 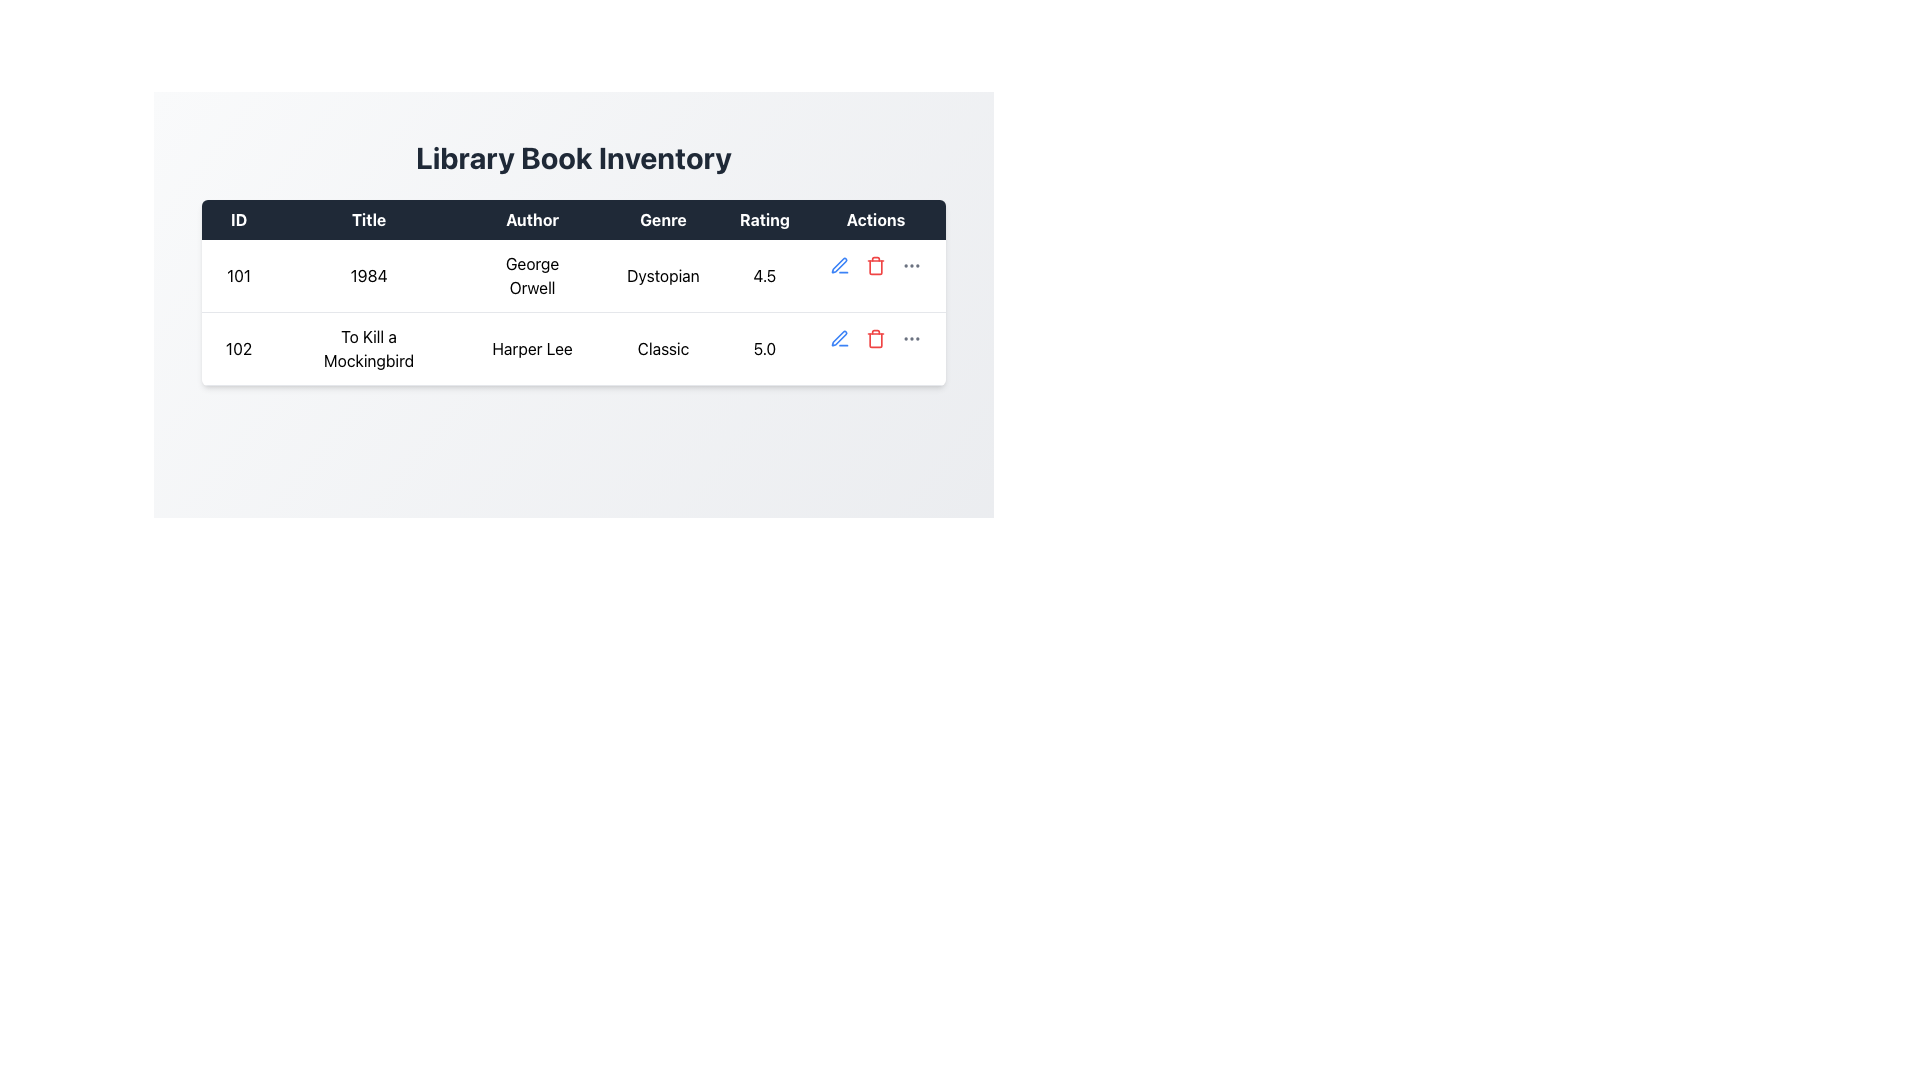 What do you see at coordinates (875, 219) in the screenshot?
I see `the 'Actions' header in the table that indicates the purpose of the column for interactive elements related to actions performed on table rows` at bounding box center [875, 219].